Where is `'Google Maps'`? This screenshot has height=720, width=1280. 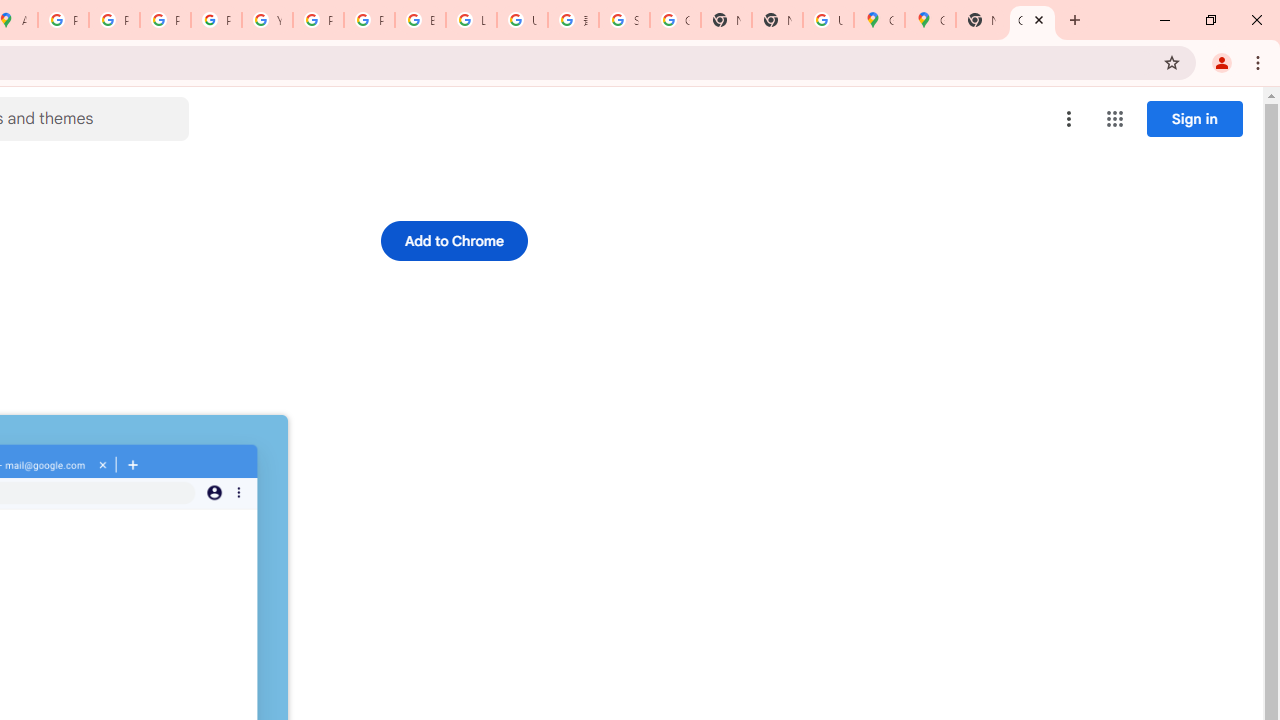
'Google Maps' is located at coordinates (879, 20).